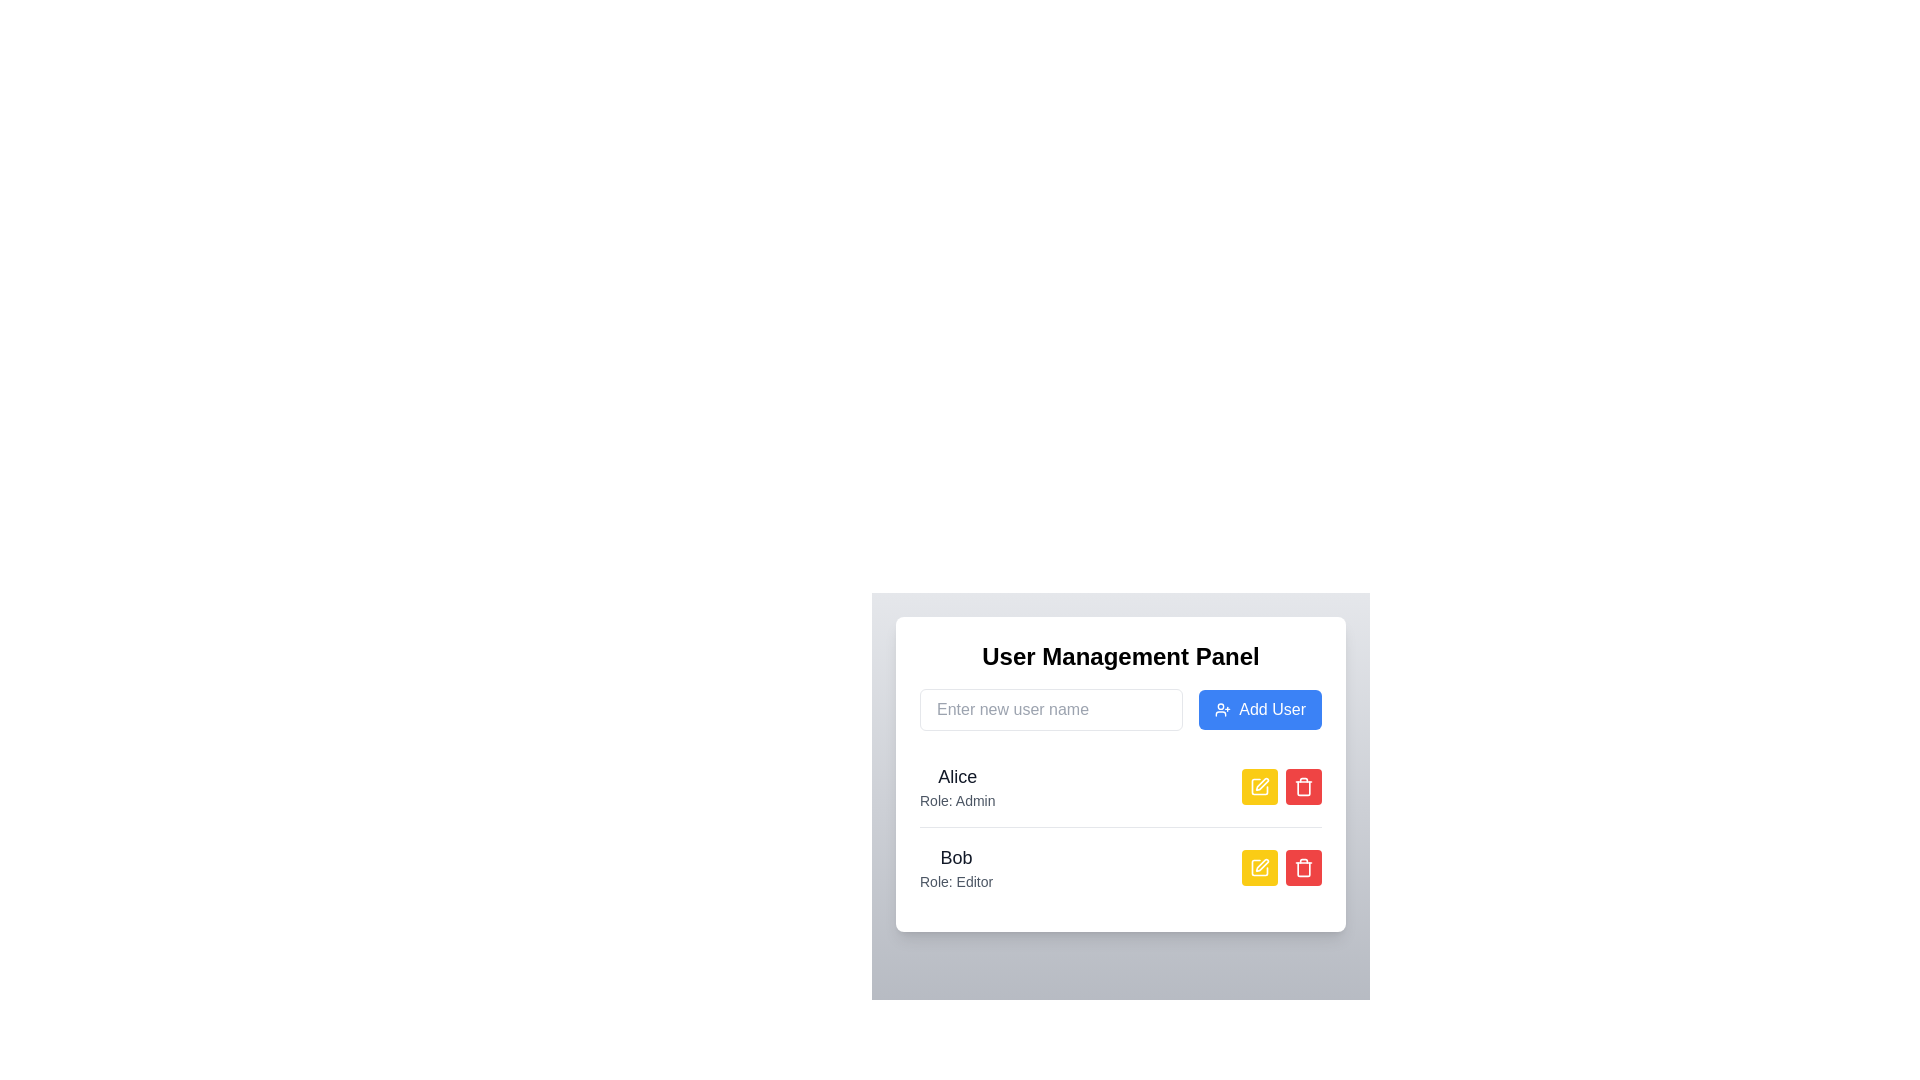 This screenshot has width=1920, height=1080. What do you see at coordinates (956, 785) in the screenshot?
I see `displayed information from the text element showing 'Alice' and 'Role: Admin' in the User Management Panel interface, located in the first row of user entries` at bounding box center [956, 785].